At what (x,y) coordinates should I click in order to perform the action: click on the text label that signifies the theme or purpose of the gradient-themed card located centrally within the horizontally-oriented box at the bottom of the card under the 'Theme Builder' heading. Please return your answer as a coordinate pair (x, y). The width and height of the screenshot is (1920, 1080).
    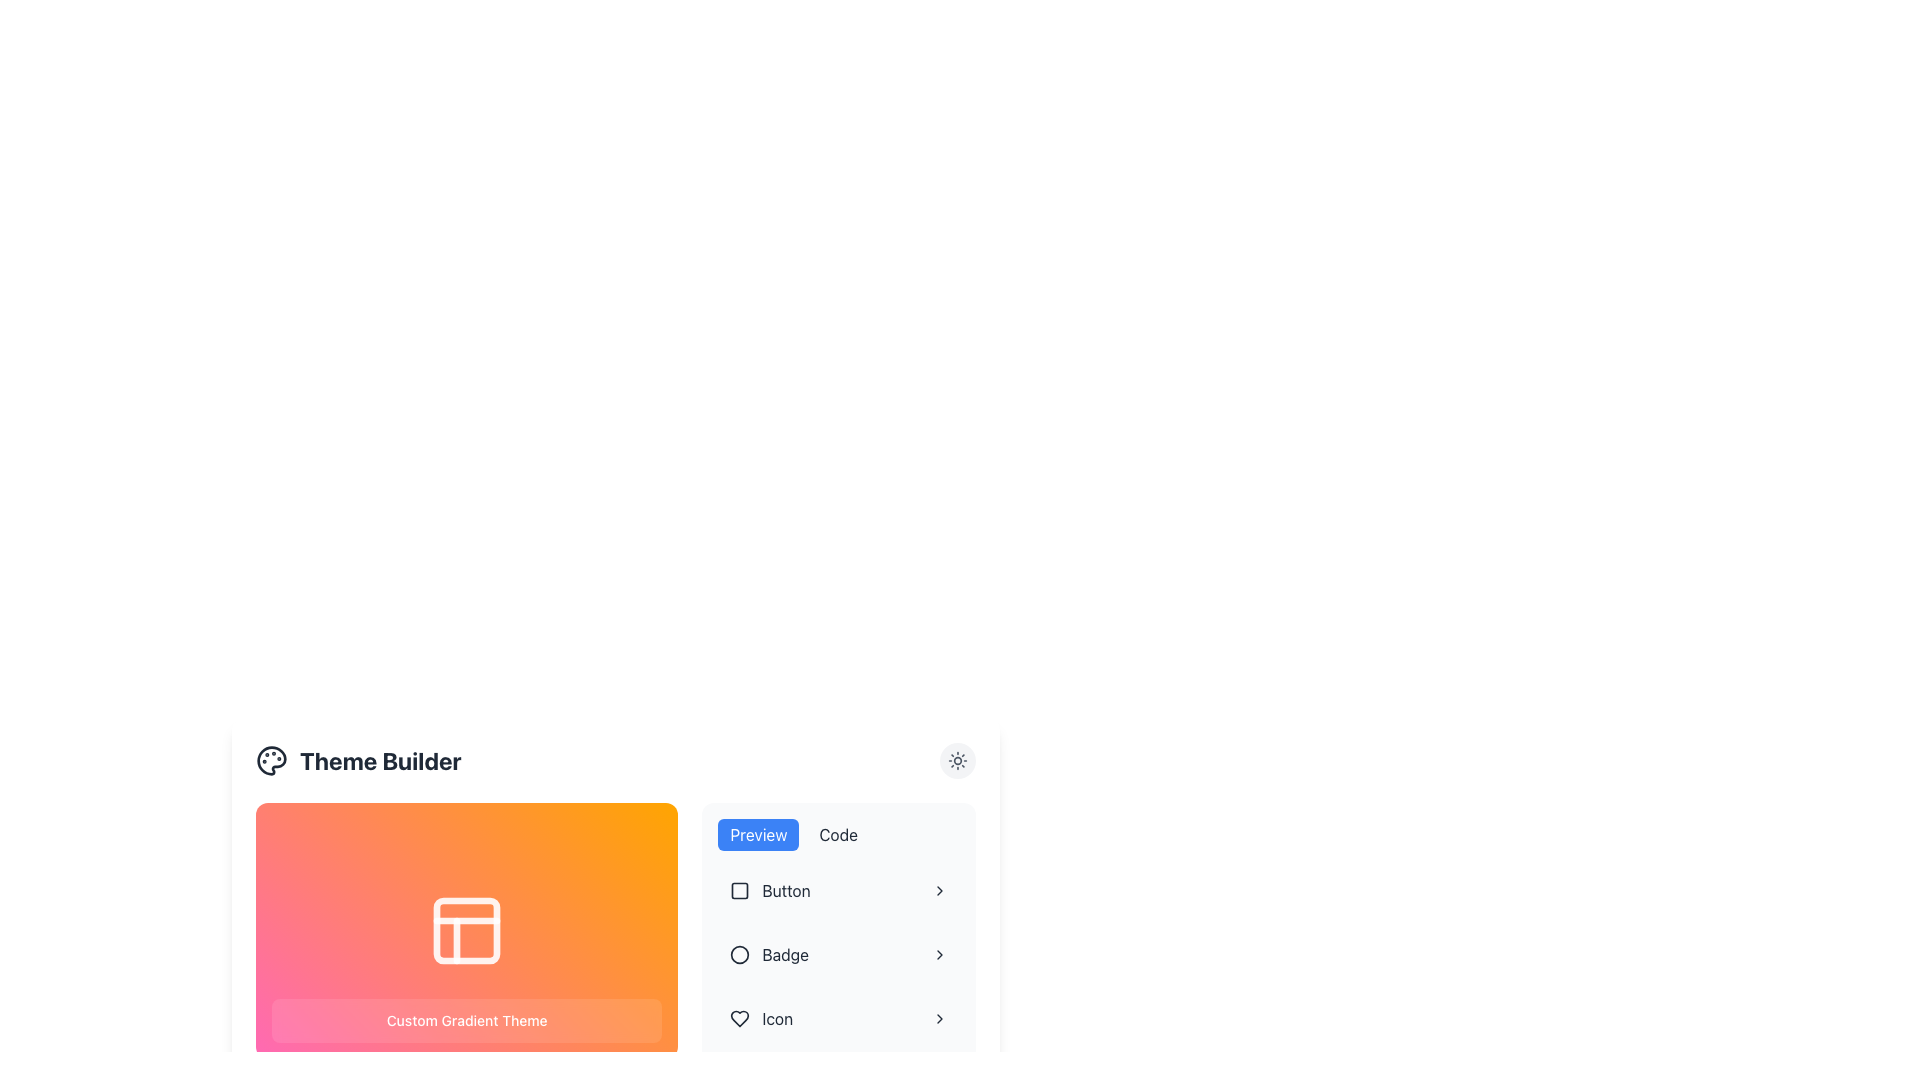
    Looking at the image, I should click on (466, 1021).